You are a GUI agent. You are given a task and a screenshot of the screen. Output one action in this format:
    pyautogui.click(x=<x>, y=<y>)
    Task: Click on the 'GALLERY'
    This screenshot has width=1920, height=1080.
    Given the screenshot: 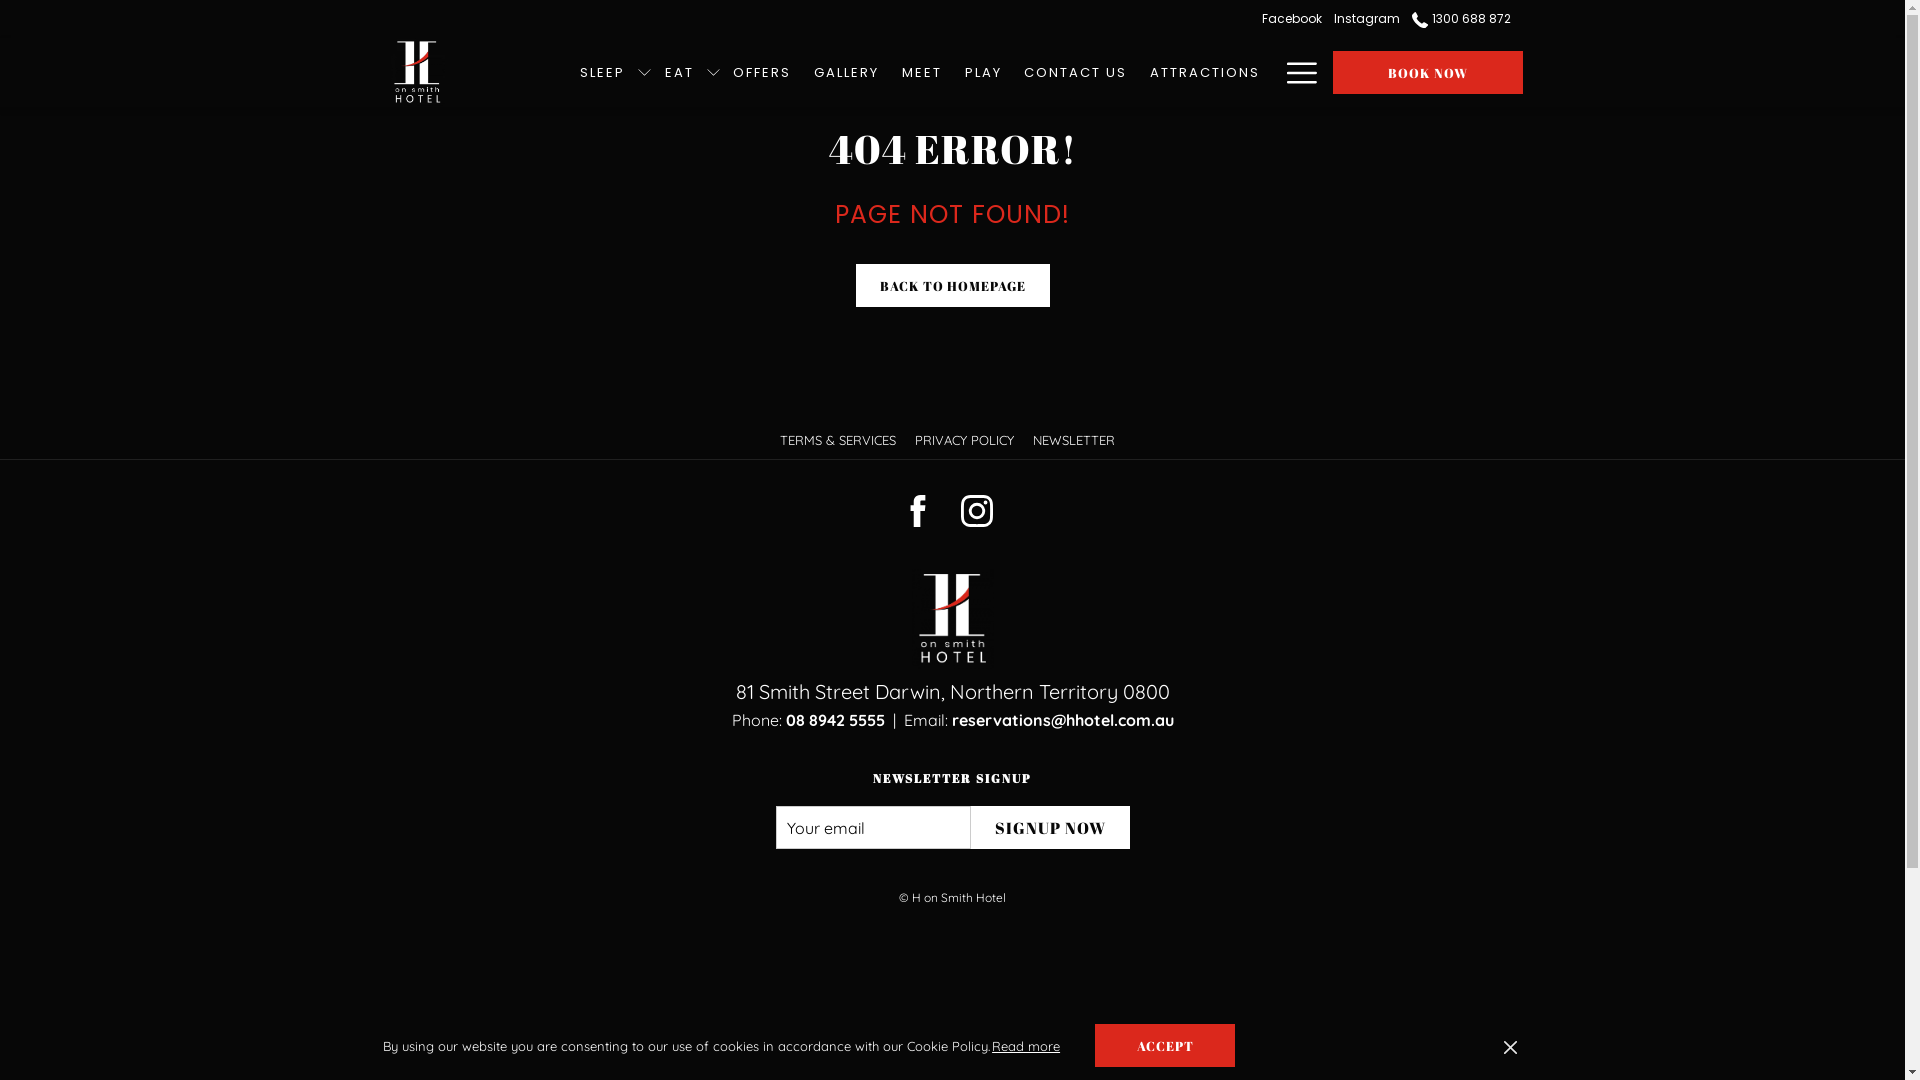 What is the action you would take?
    pyautogui.click(x=854, y=71)
    